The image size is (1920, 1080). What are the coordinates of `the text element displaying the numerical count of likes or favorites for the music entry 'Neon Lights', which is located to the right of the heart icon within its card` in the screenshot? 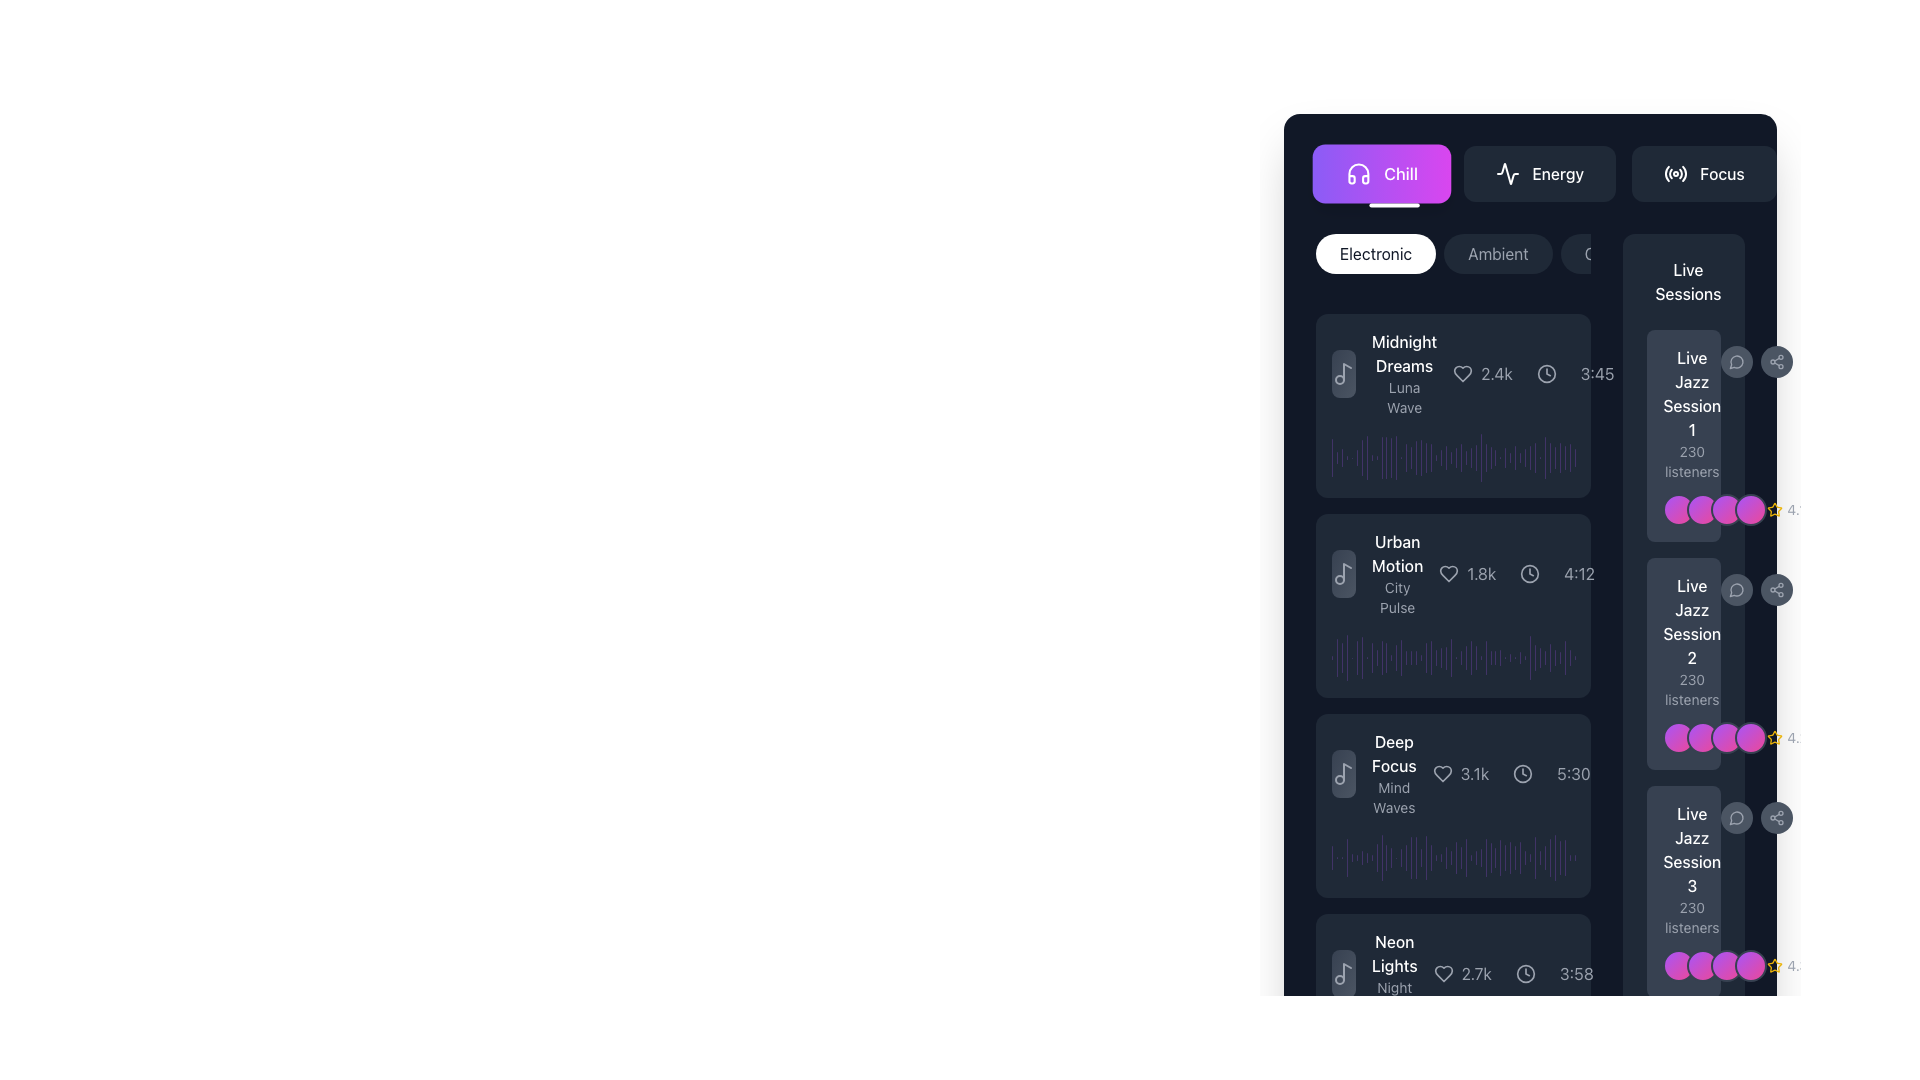 It's located at (1476, 973).